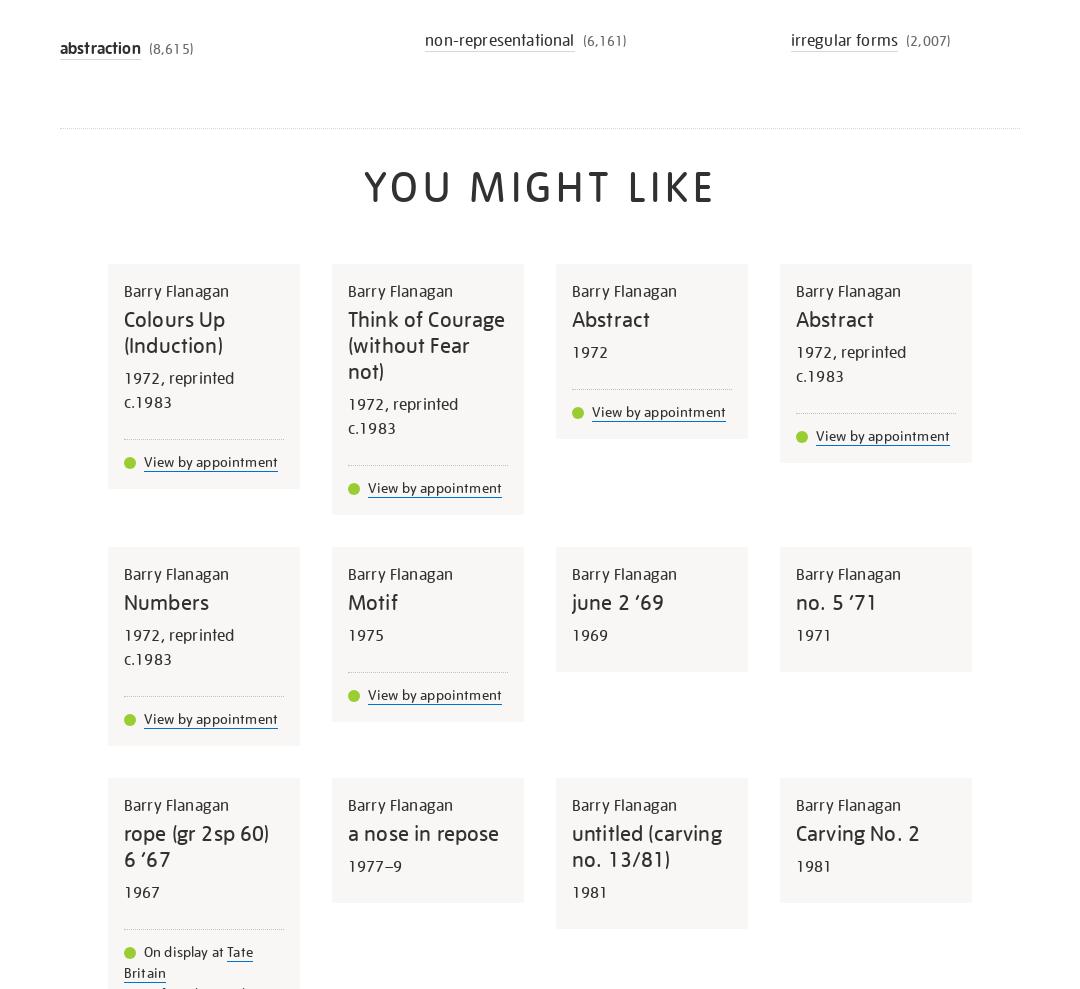 The width and height of the screenshot is (1080, 989). I want to click on 'On display at', so click(185, 951).